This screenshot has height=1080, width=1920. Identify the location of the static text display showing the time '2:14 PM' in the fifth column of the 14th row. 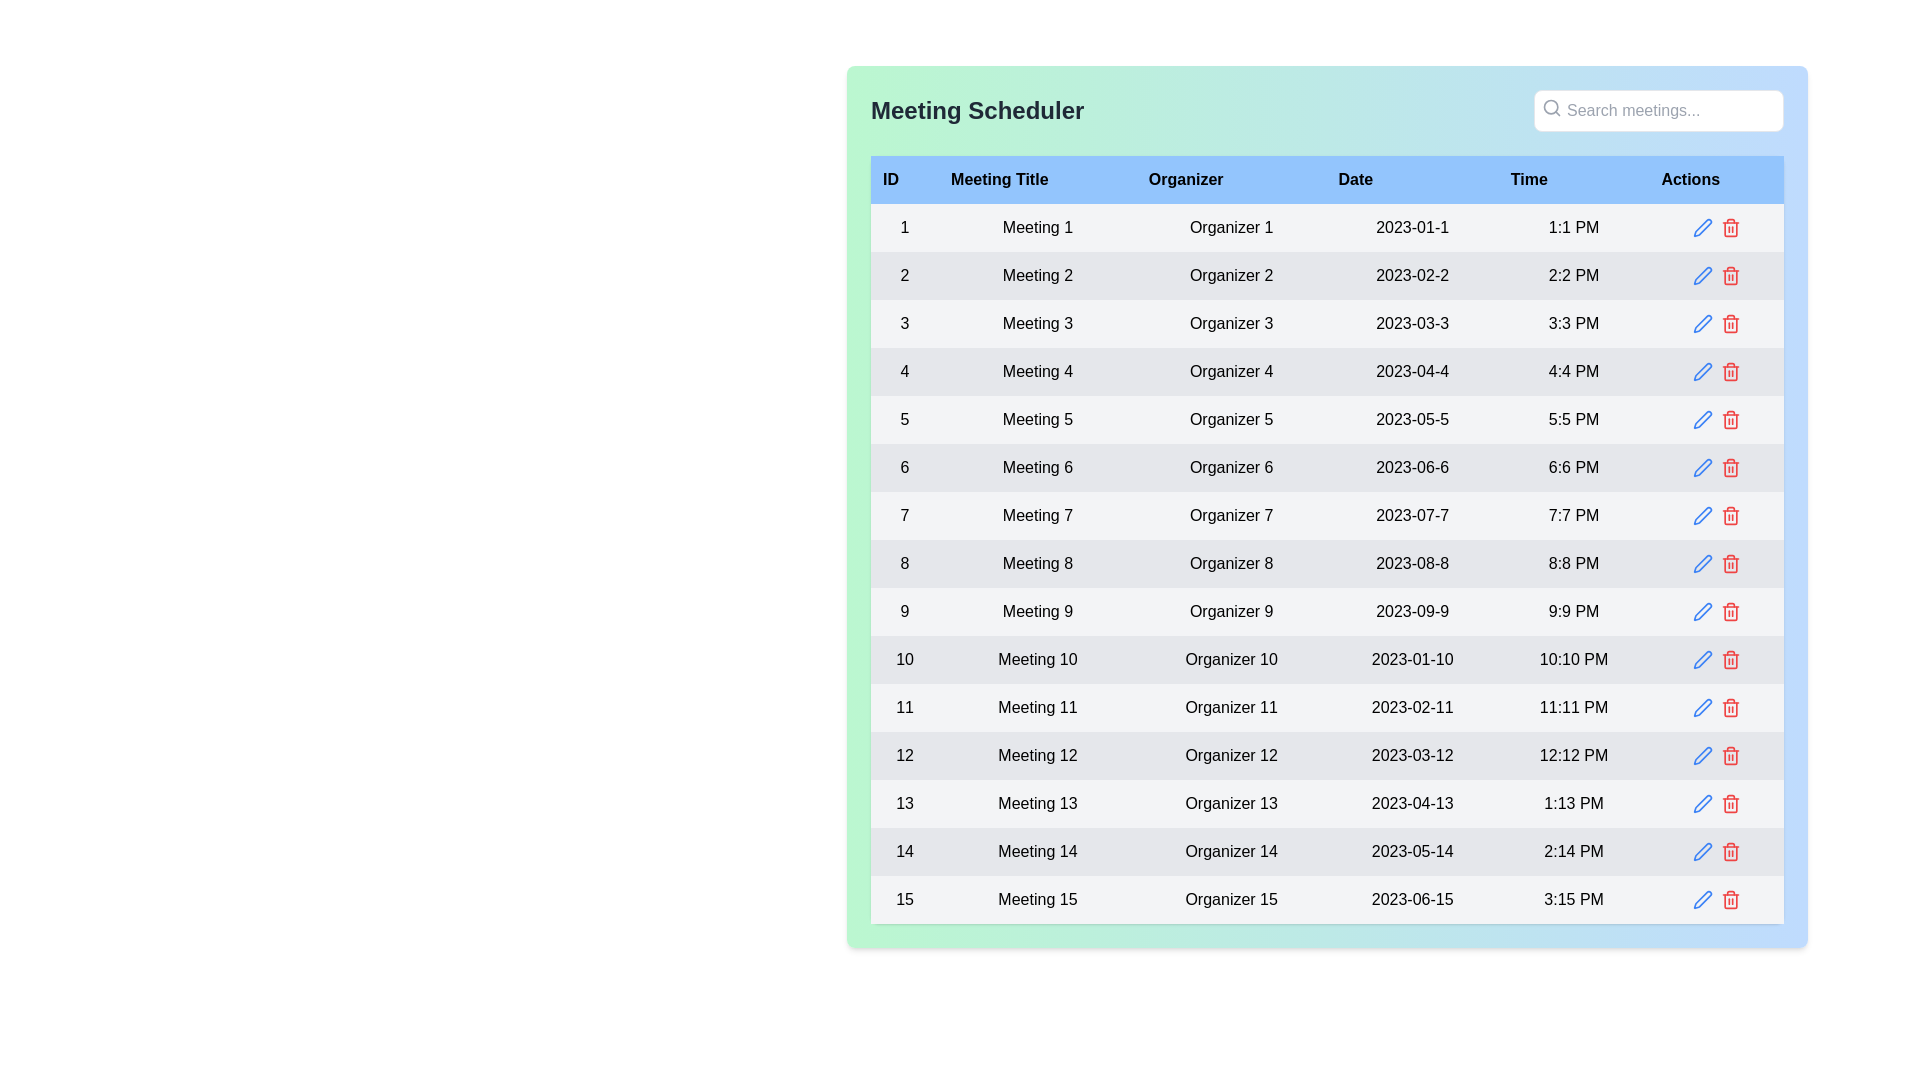
(1573, 852).